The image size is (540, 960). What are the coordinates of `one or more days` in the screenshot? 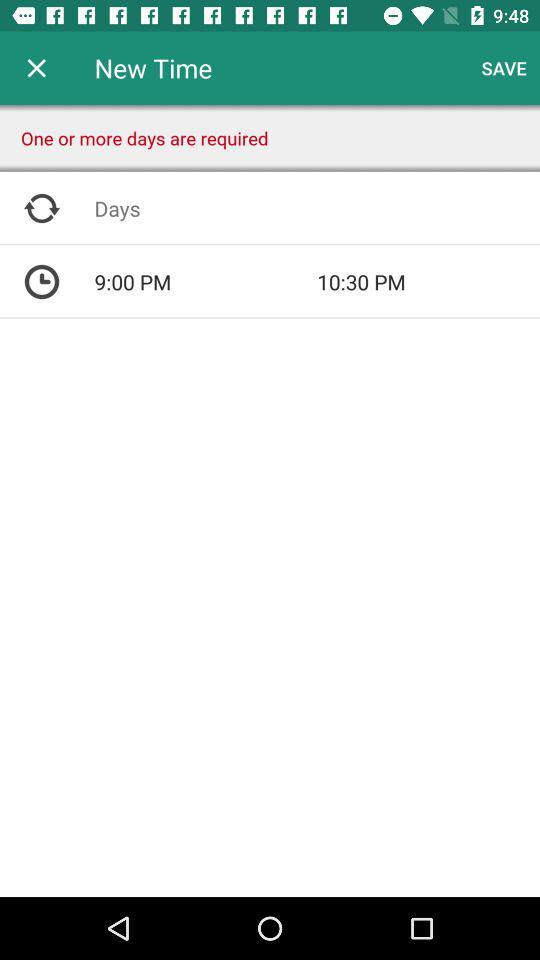 It's located at (317, 208).